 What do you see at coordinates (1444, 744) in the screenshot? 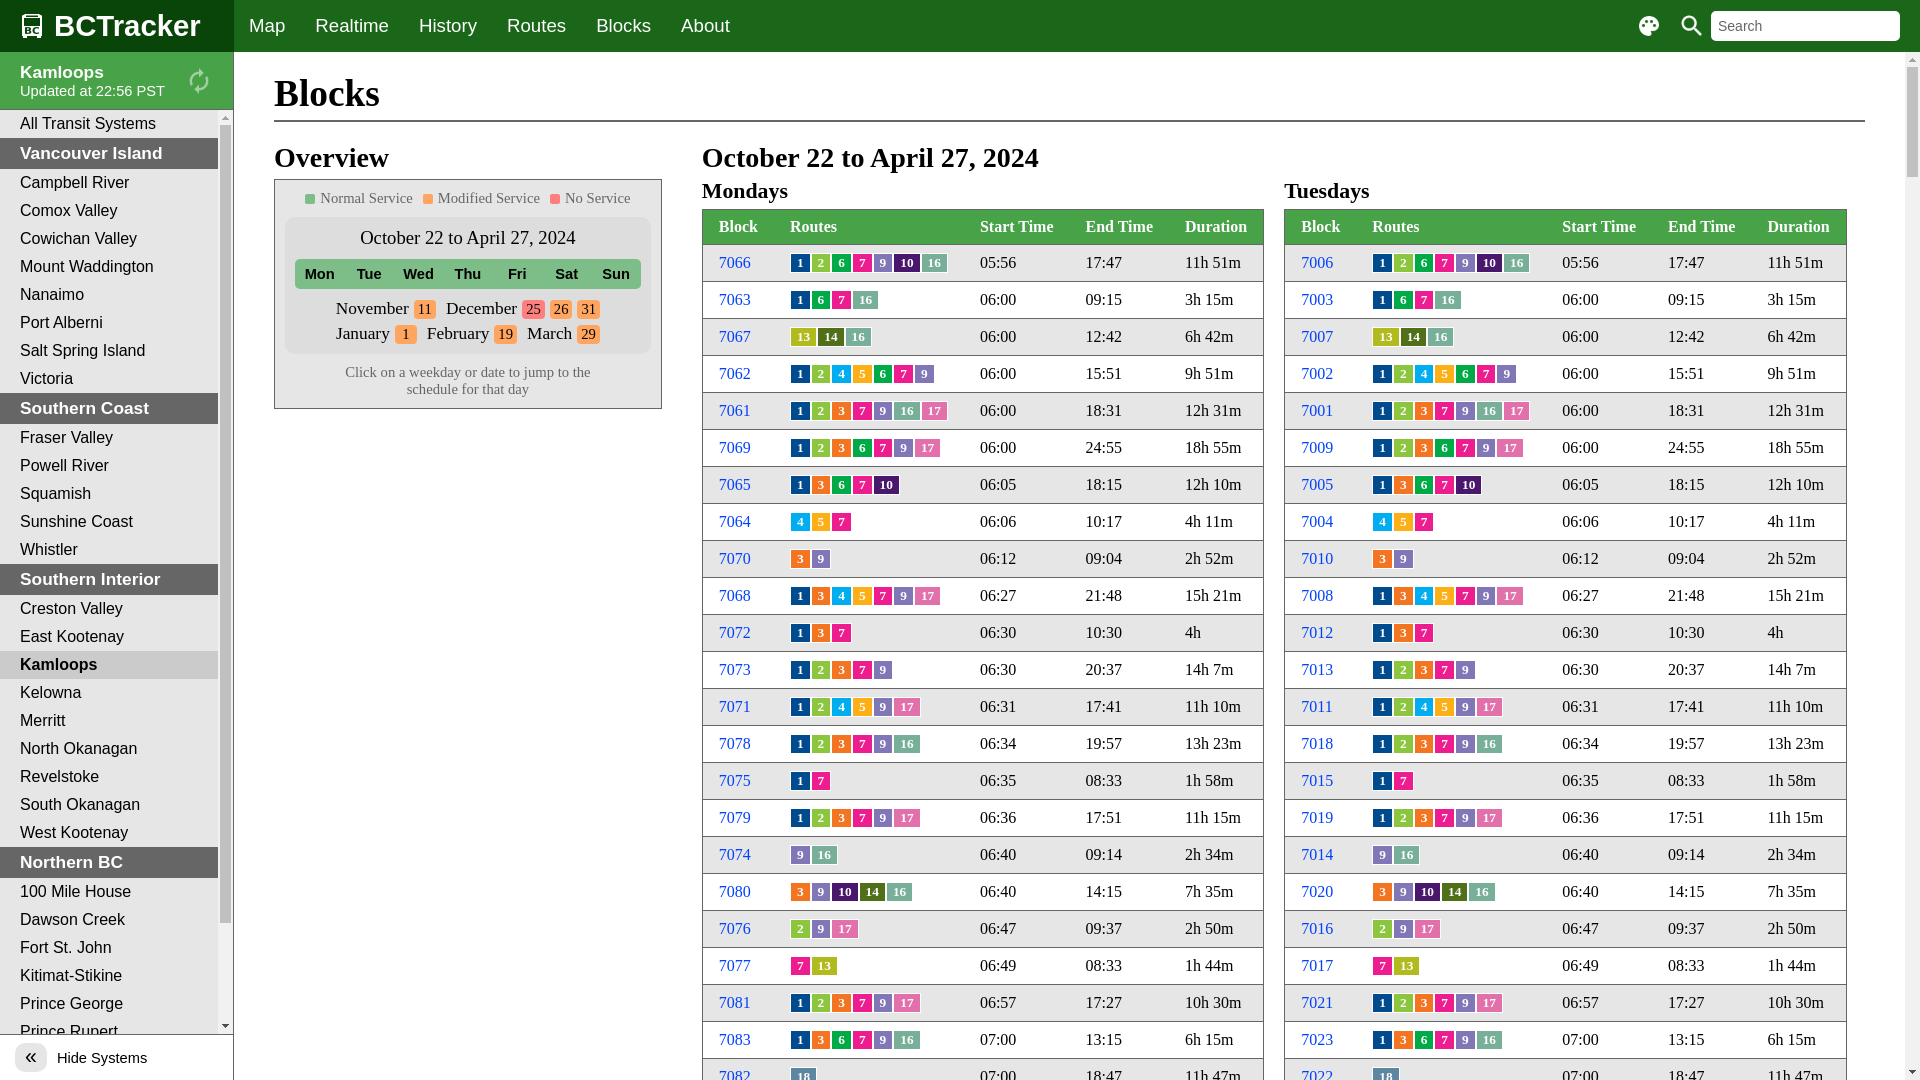
I see `'7'` at bounding box center [1444, 744].